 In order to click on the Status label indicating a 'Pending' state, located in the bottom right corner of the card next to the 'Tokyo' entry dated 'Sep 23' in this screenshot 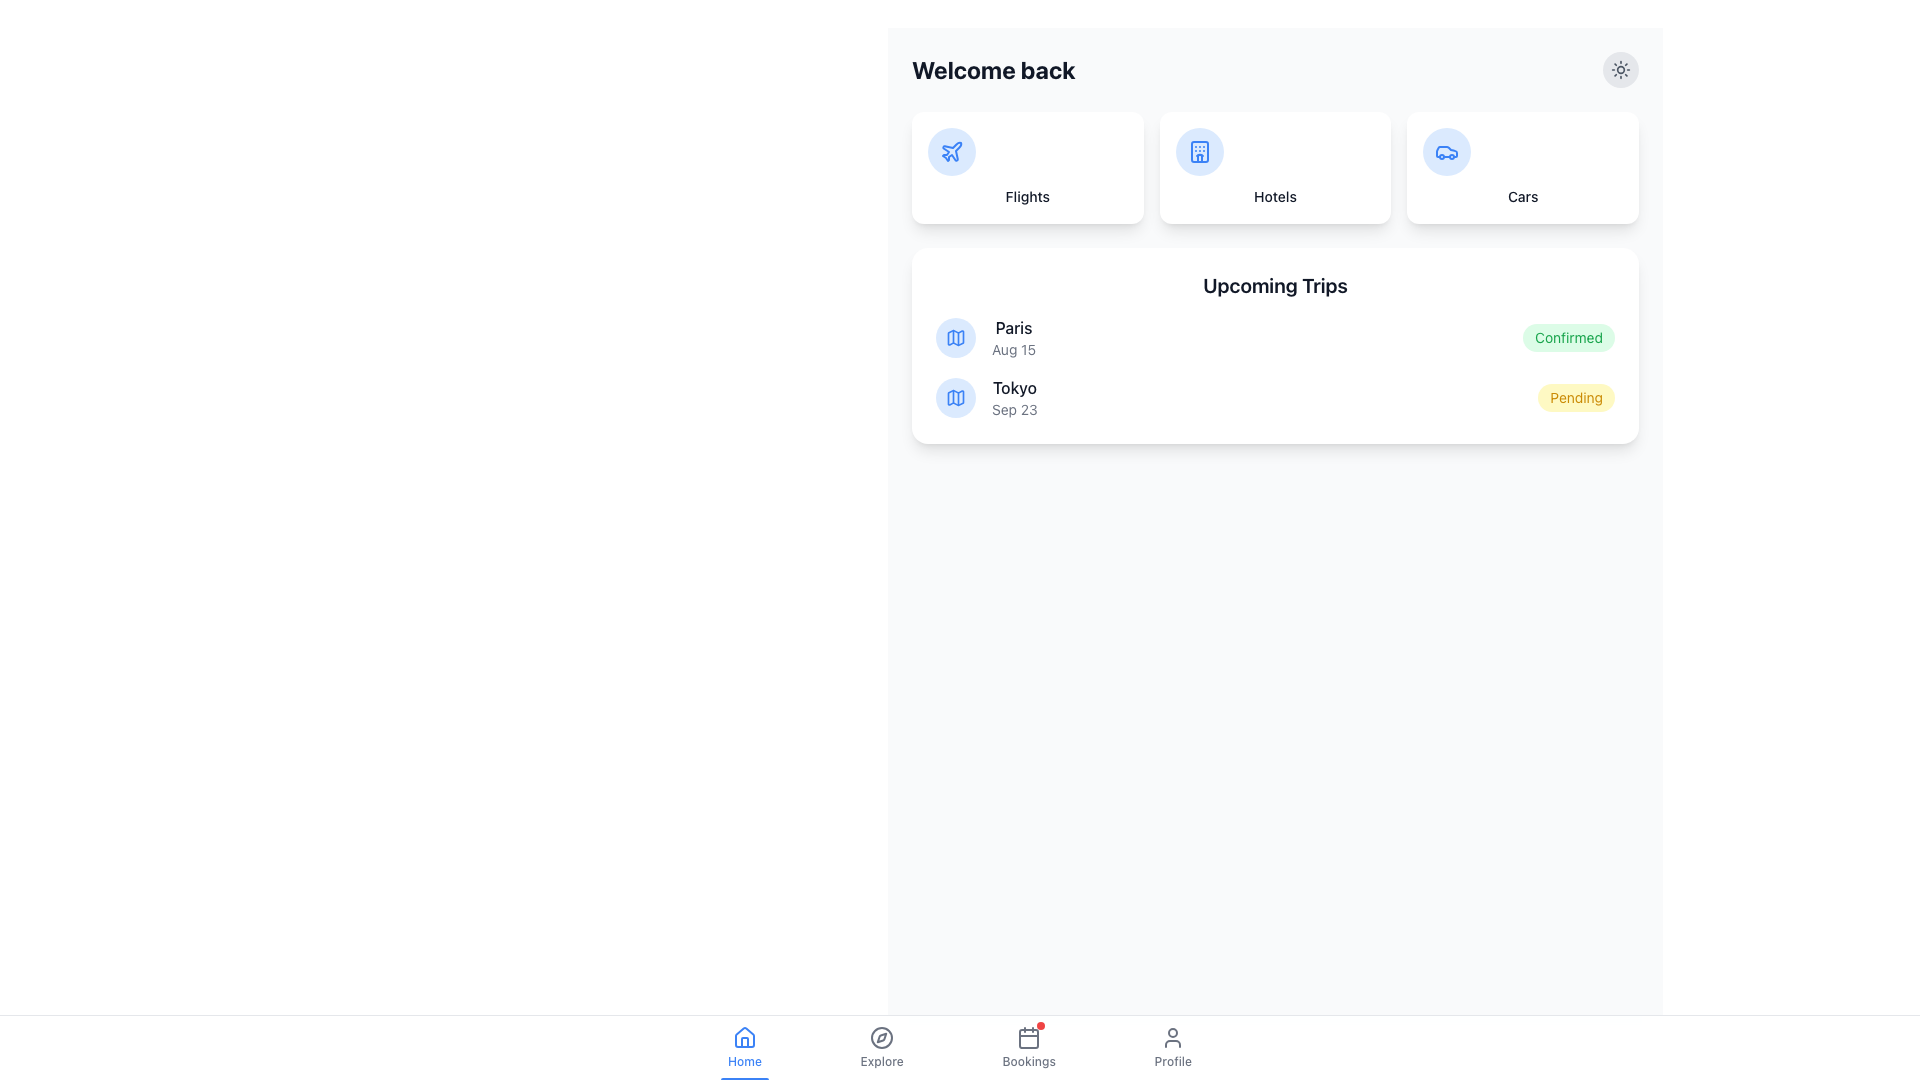, I will do `click(1575, 397)`.